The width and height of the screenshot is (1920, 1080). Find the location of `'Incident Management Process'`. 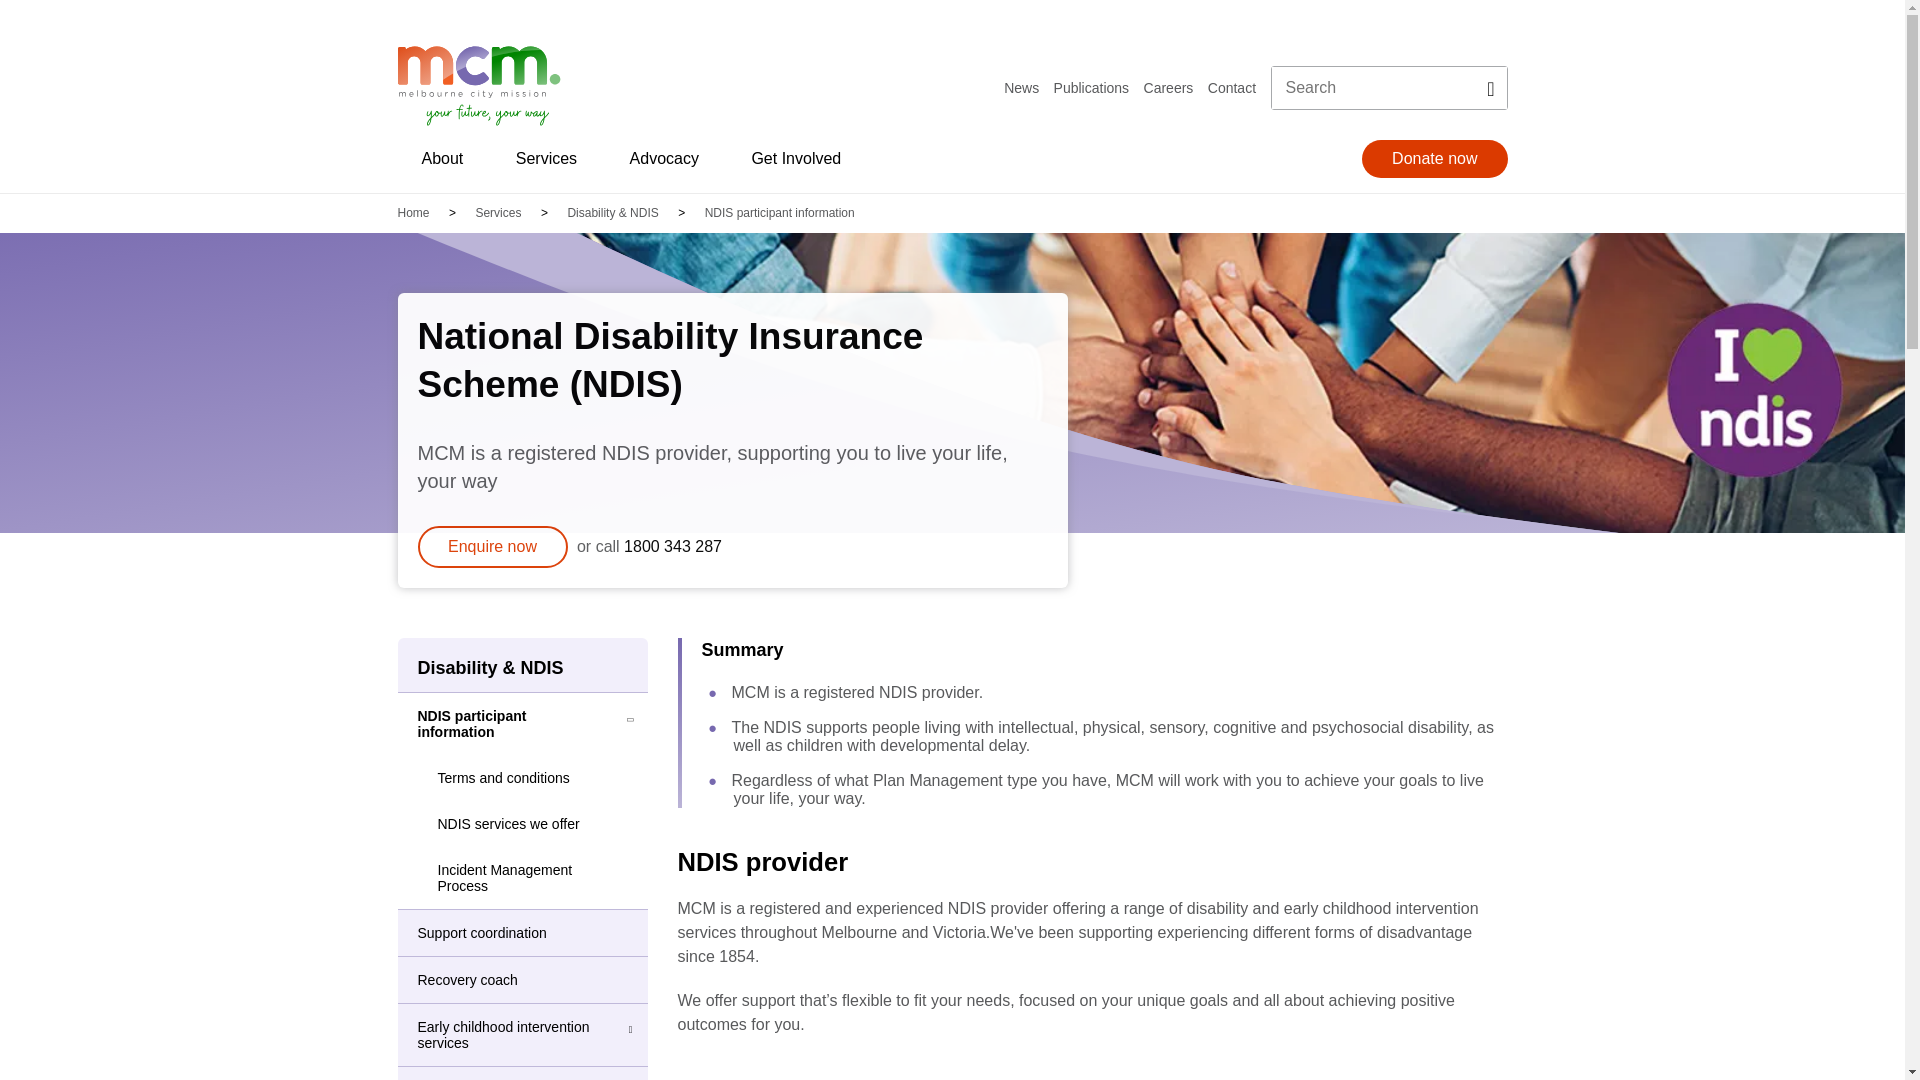

'Incident Management Process' is located at coordinates (523, 877).